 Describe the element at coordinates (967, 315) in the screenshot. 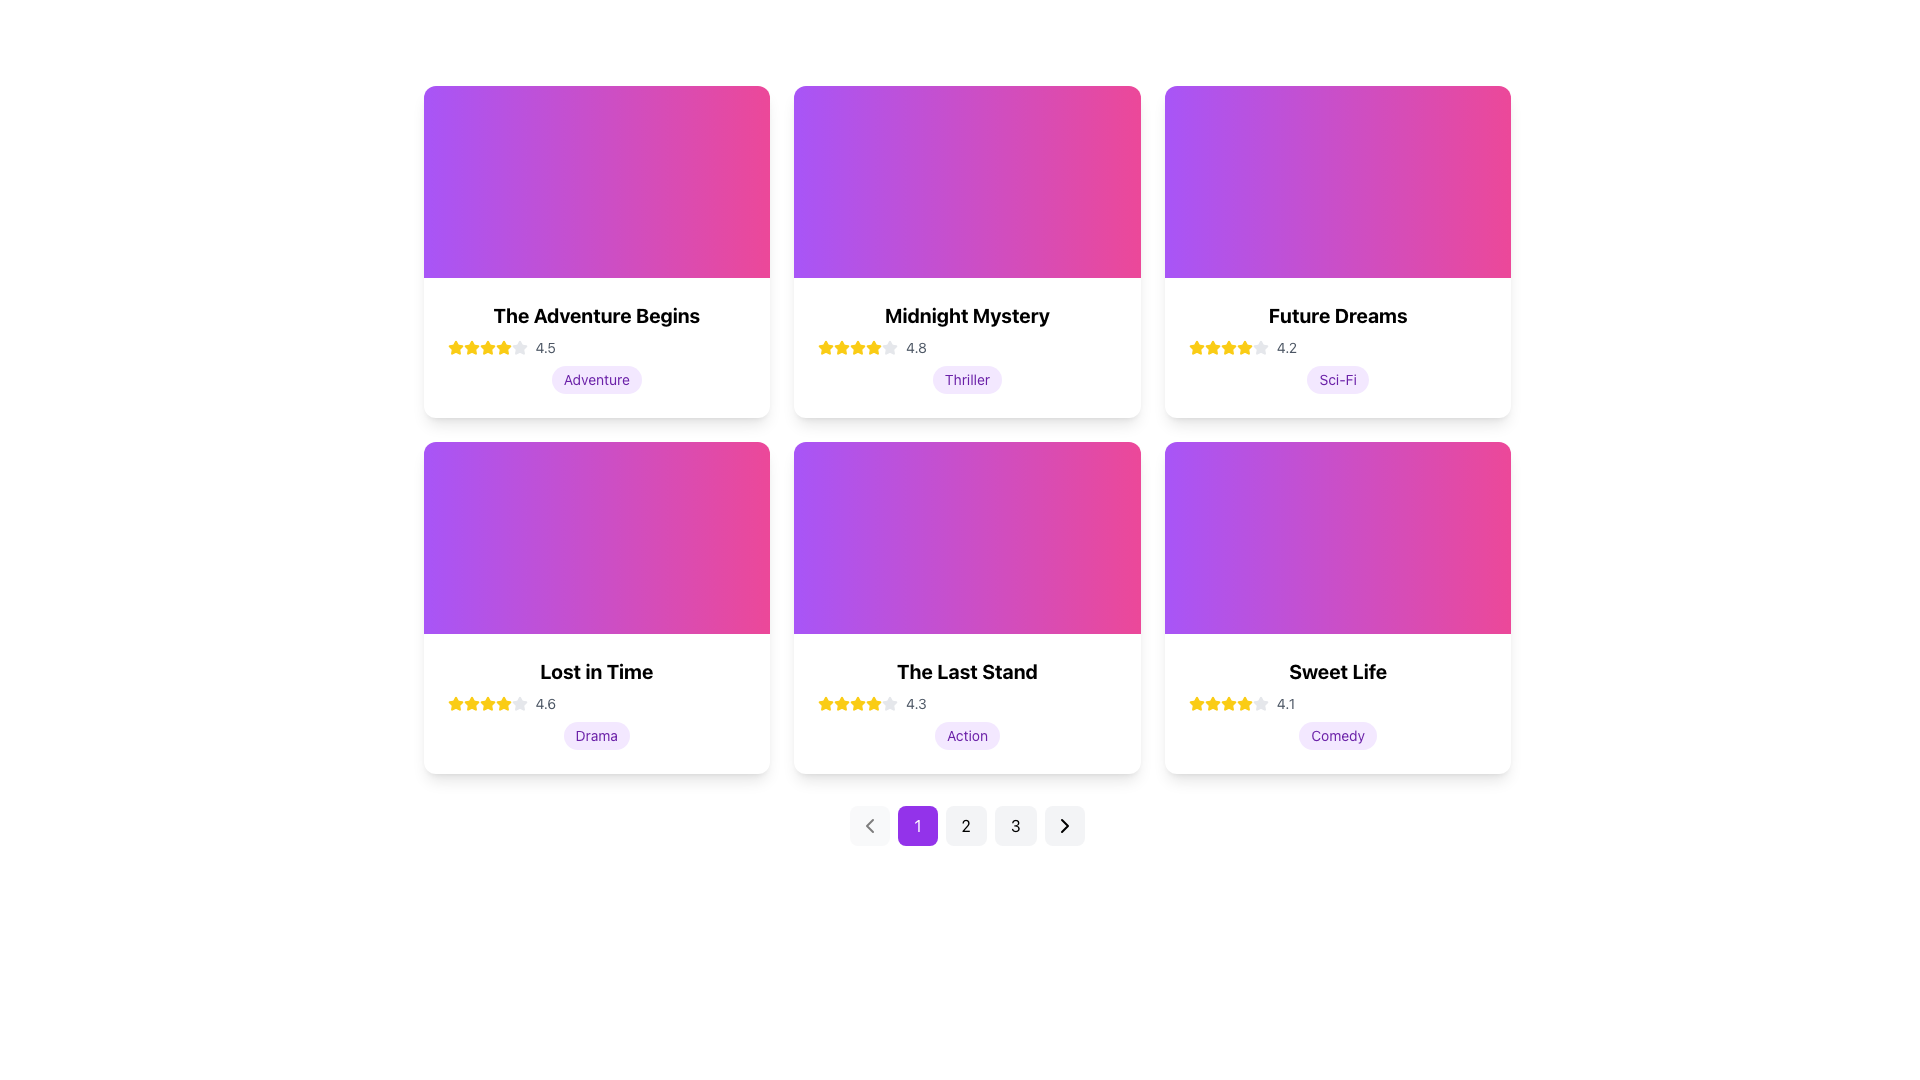

I see `the bold, black text title 'Midnight Mystery' displayed prominently on the card component, which is located in the upper-middle region of the card, above the star rating and genre label 'Thriller'` at that location.